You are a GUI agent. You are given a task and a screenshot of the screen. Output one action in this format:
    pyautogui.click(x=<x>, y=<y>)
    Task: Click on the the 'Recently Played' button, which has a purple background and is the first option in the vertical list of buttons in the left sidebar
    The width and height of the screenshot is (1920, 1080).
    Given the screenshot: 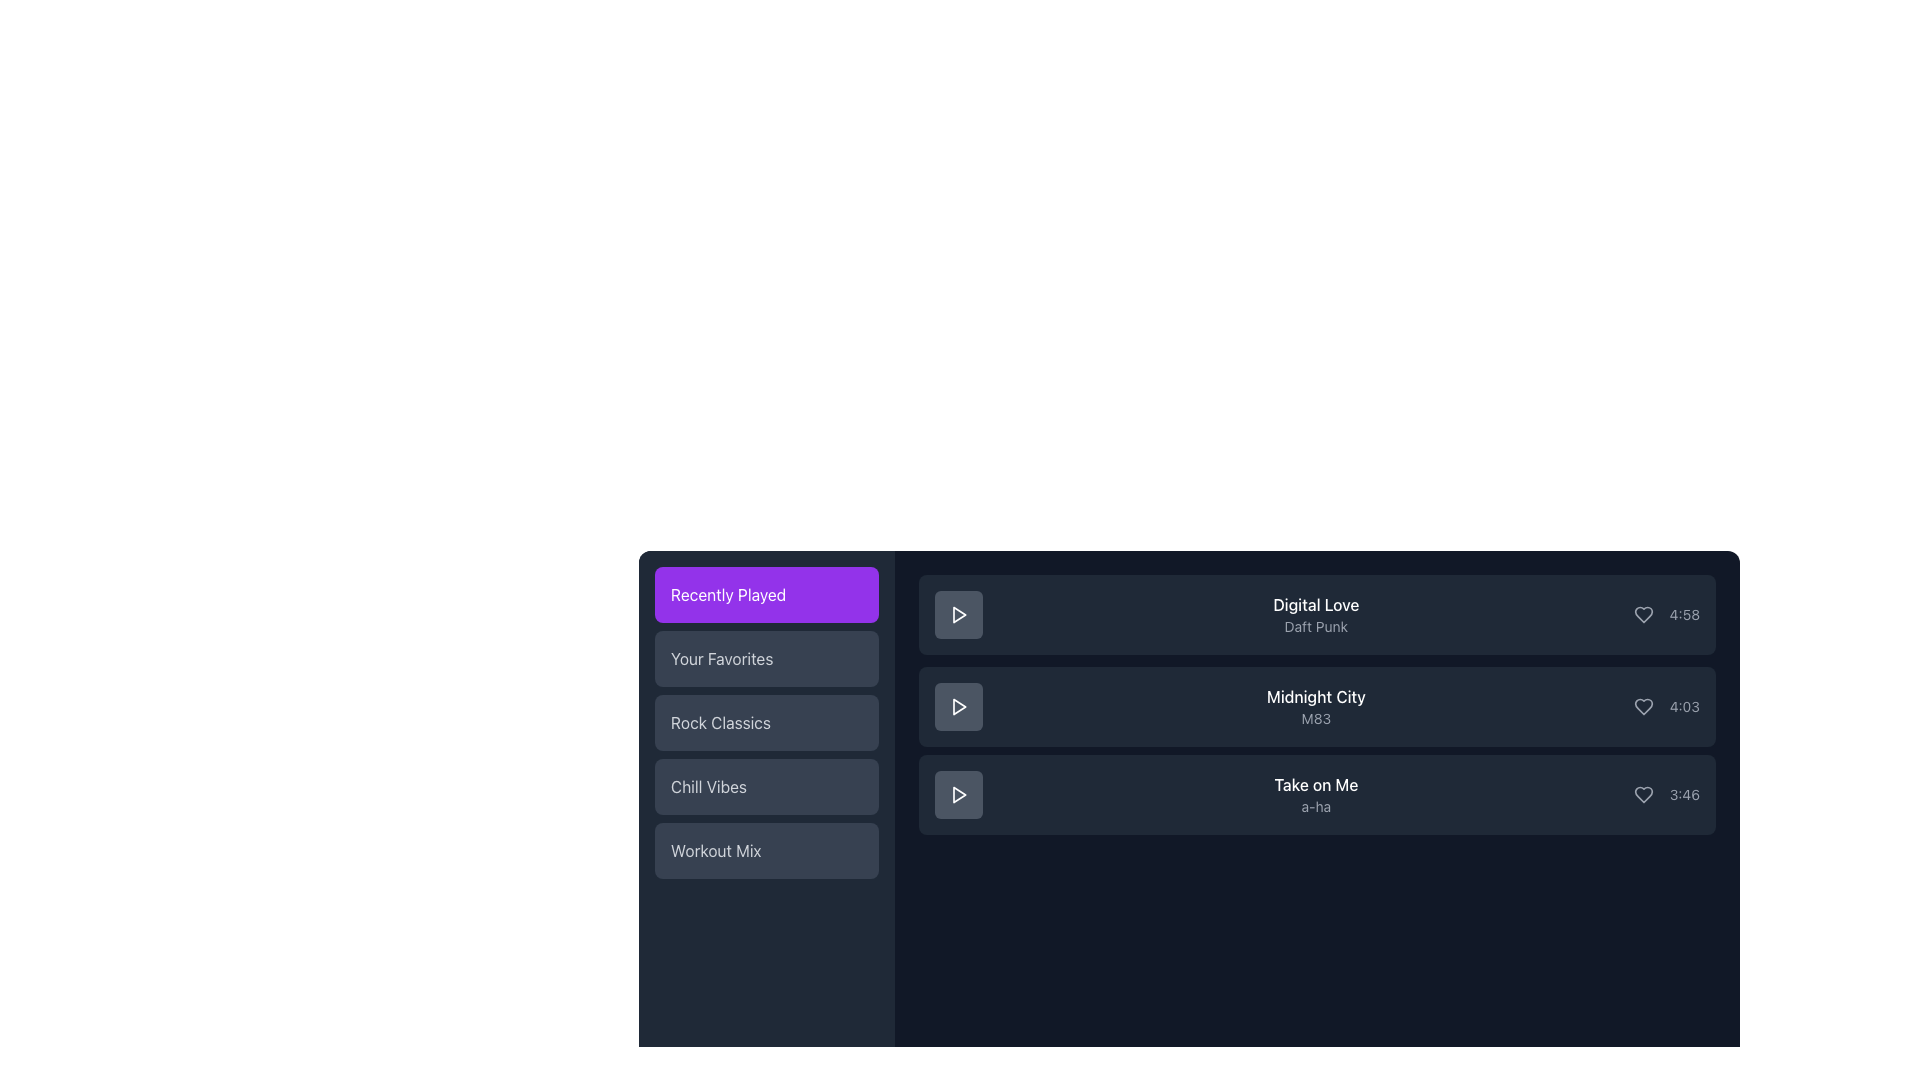 What is the action you would take?
    pyautogui.click(x=766, y=593)
    